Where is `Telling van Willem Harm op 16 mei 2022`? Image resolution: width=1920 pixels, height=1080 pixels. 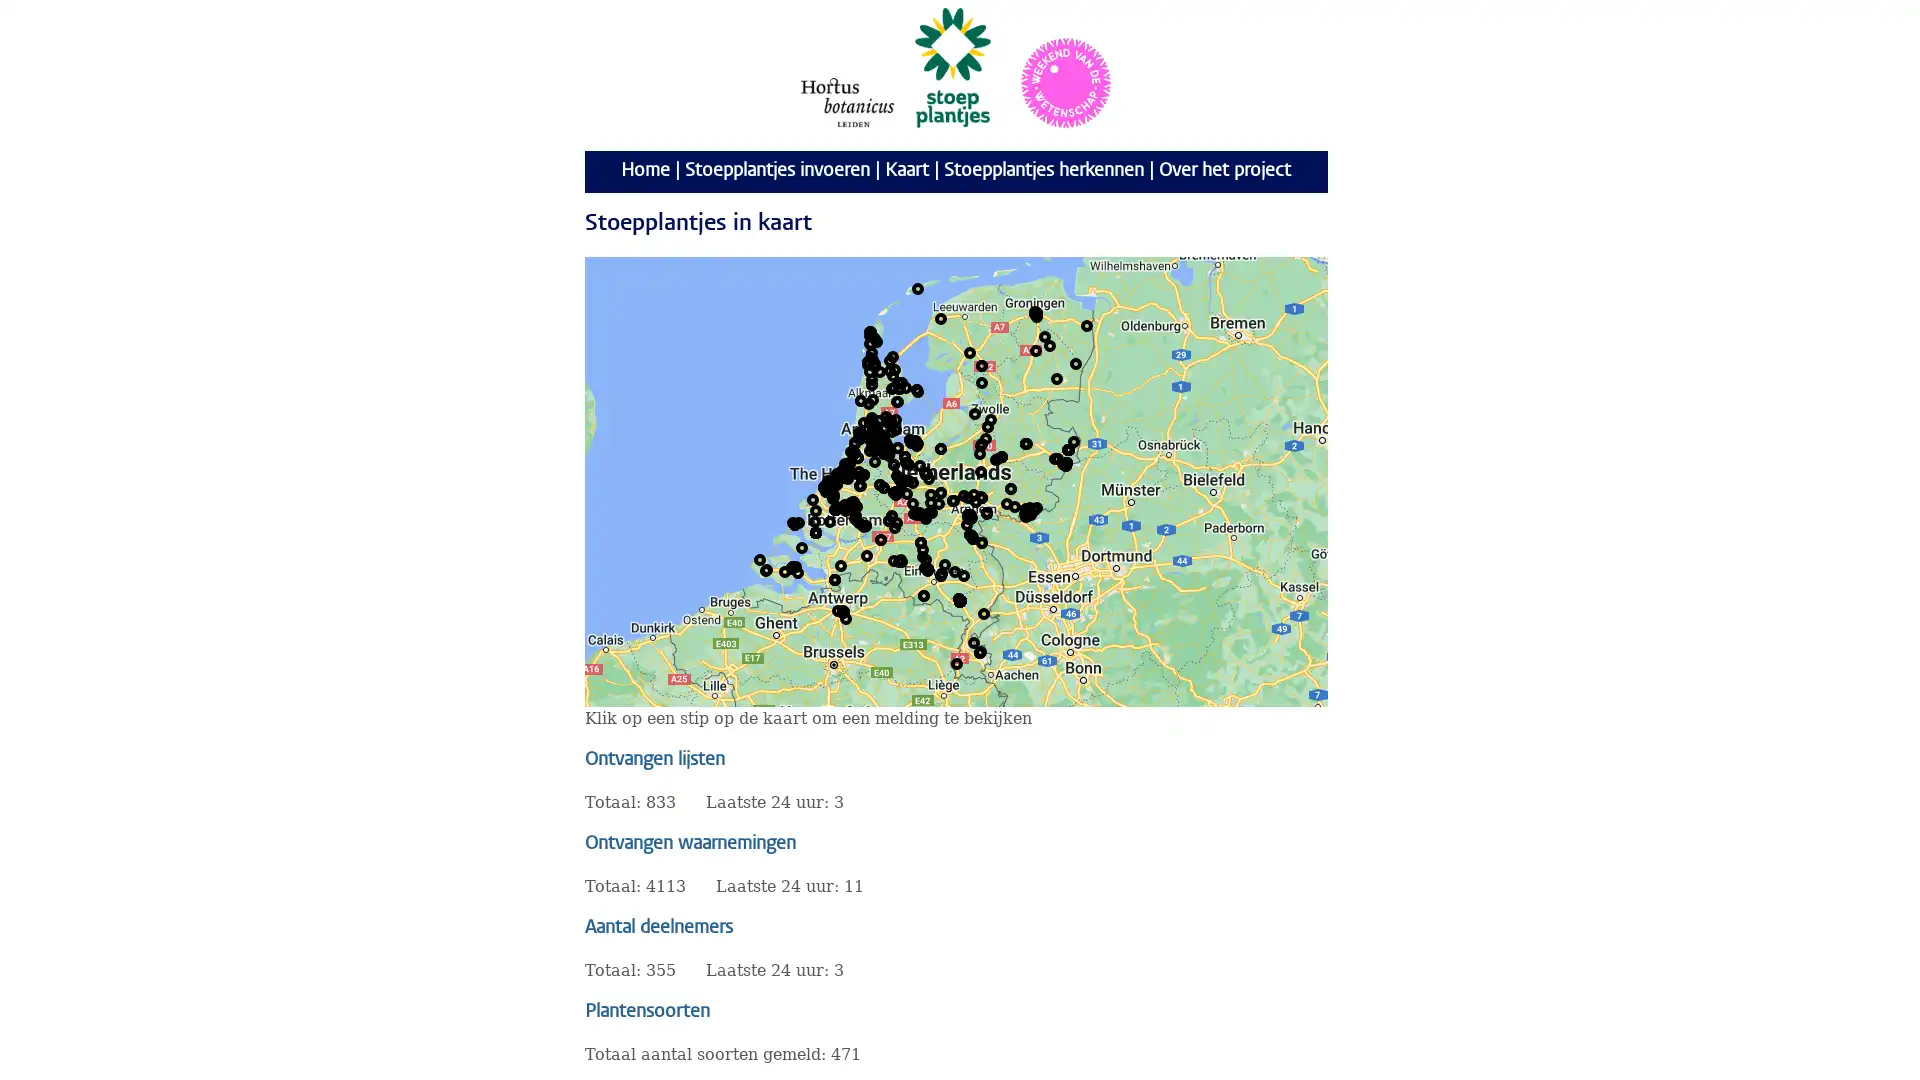 Telling van Willem Harm op 16 mei 2022 is located at coordinates (855, 504).